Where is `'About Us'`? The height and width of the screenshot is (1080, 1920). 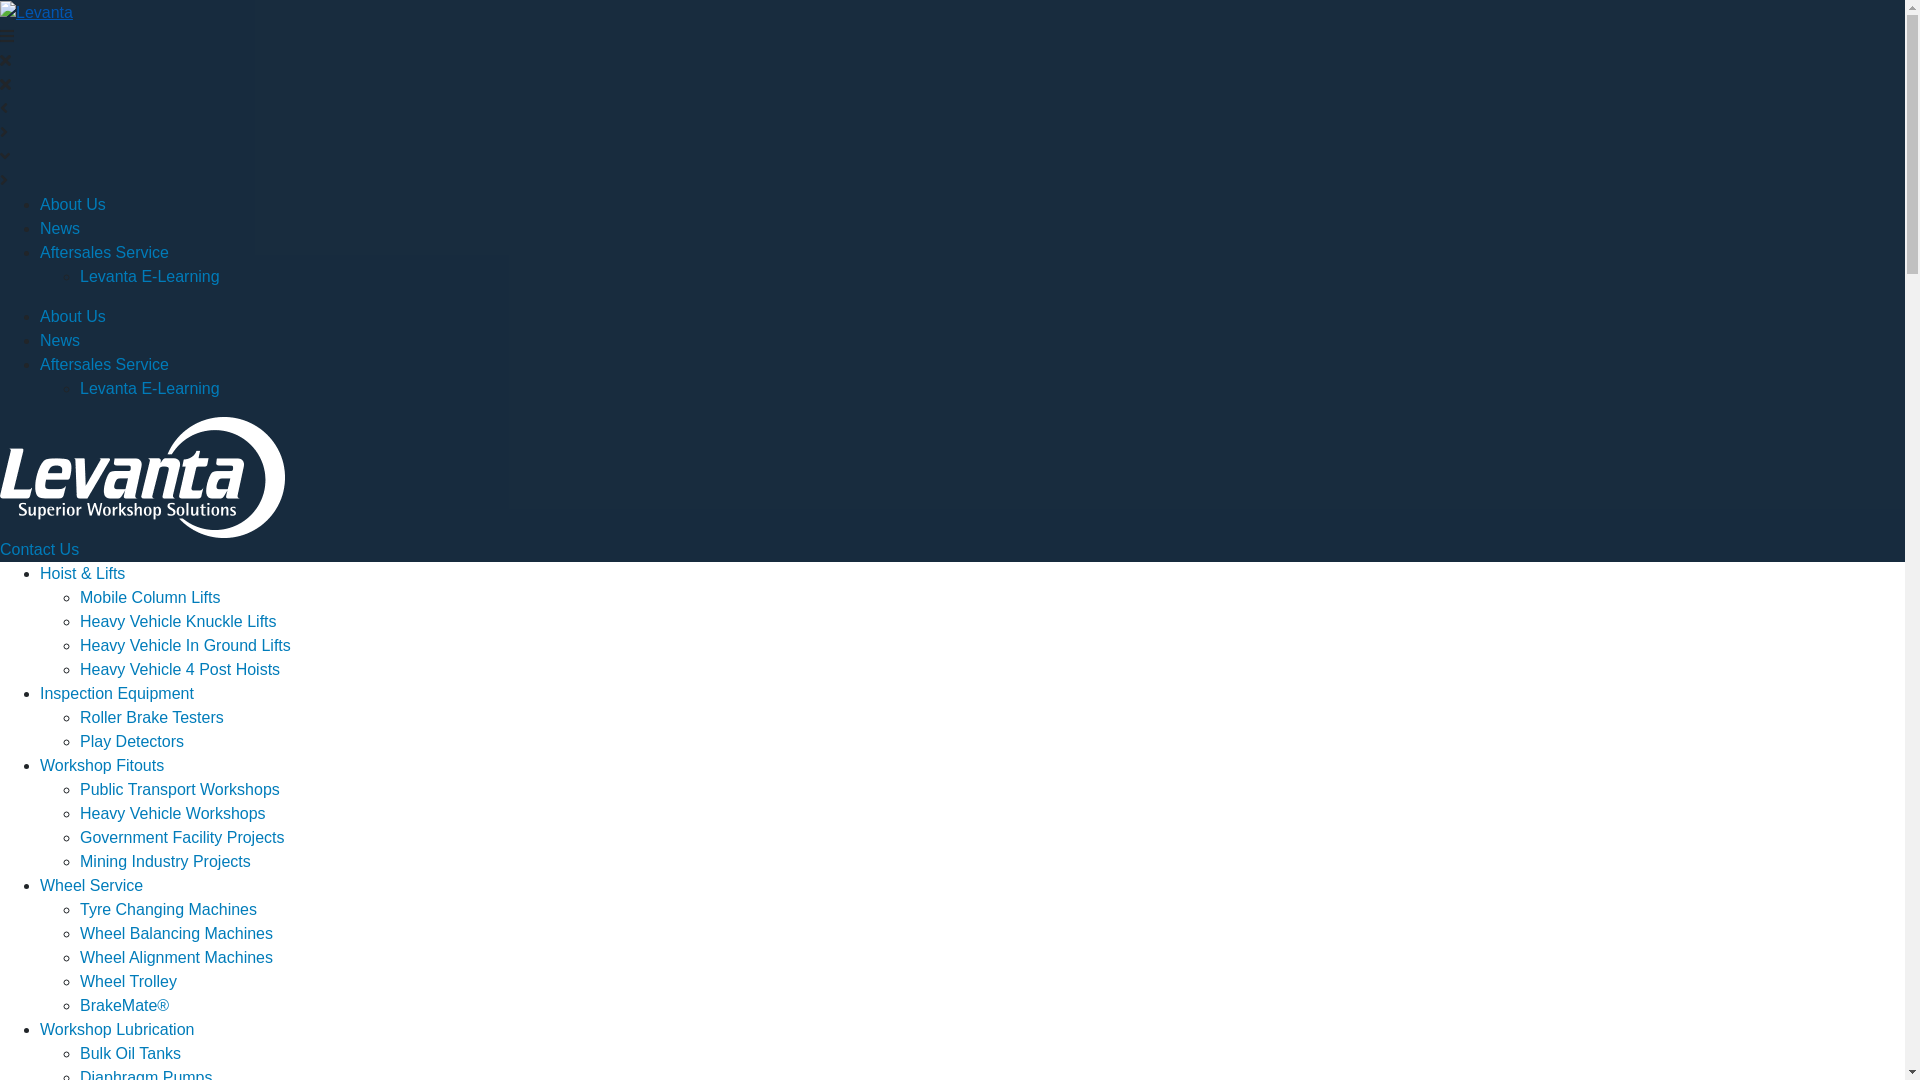 'About Us' is located at coordinates (72, 204).